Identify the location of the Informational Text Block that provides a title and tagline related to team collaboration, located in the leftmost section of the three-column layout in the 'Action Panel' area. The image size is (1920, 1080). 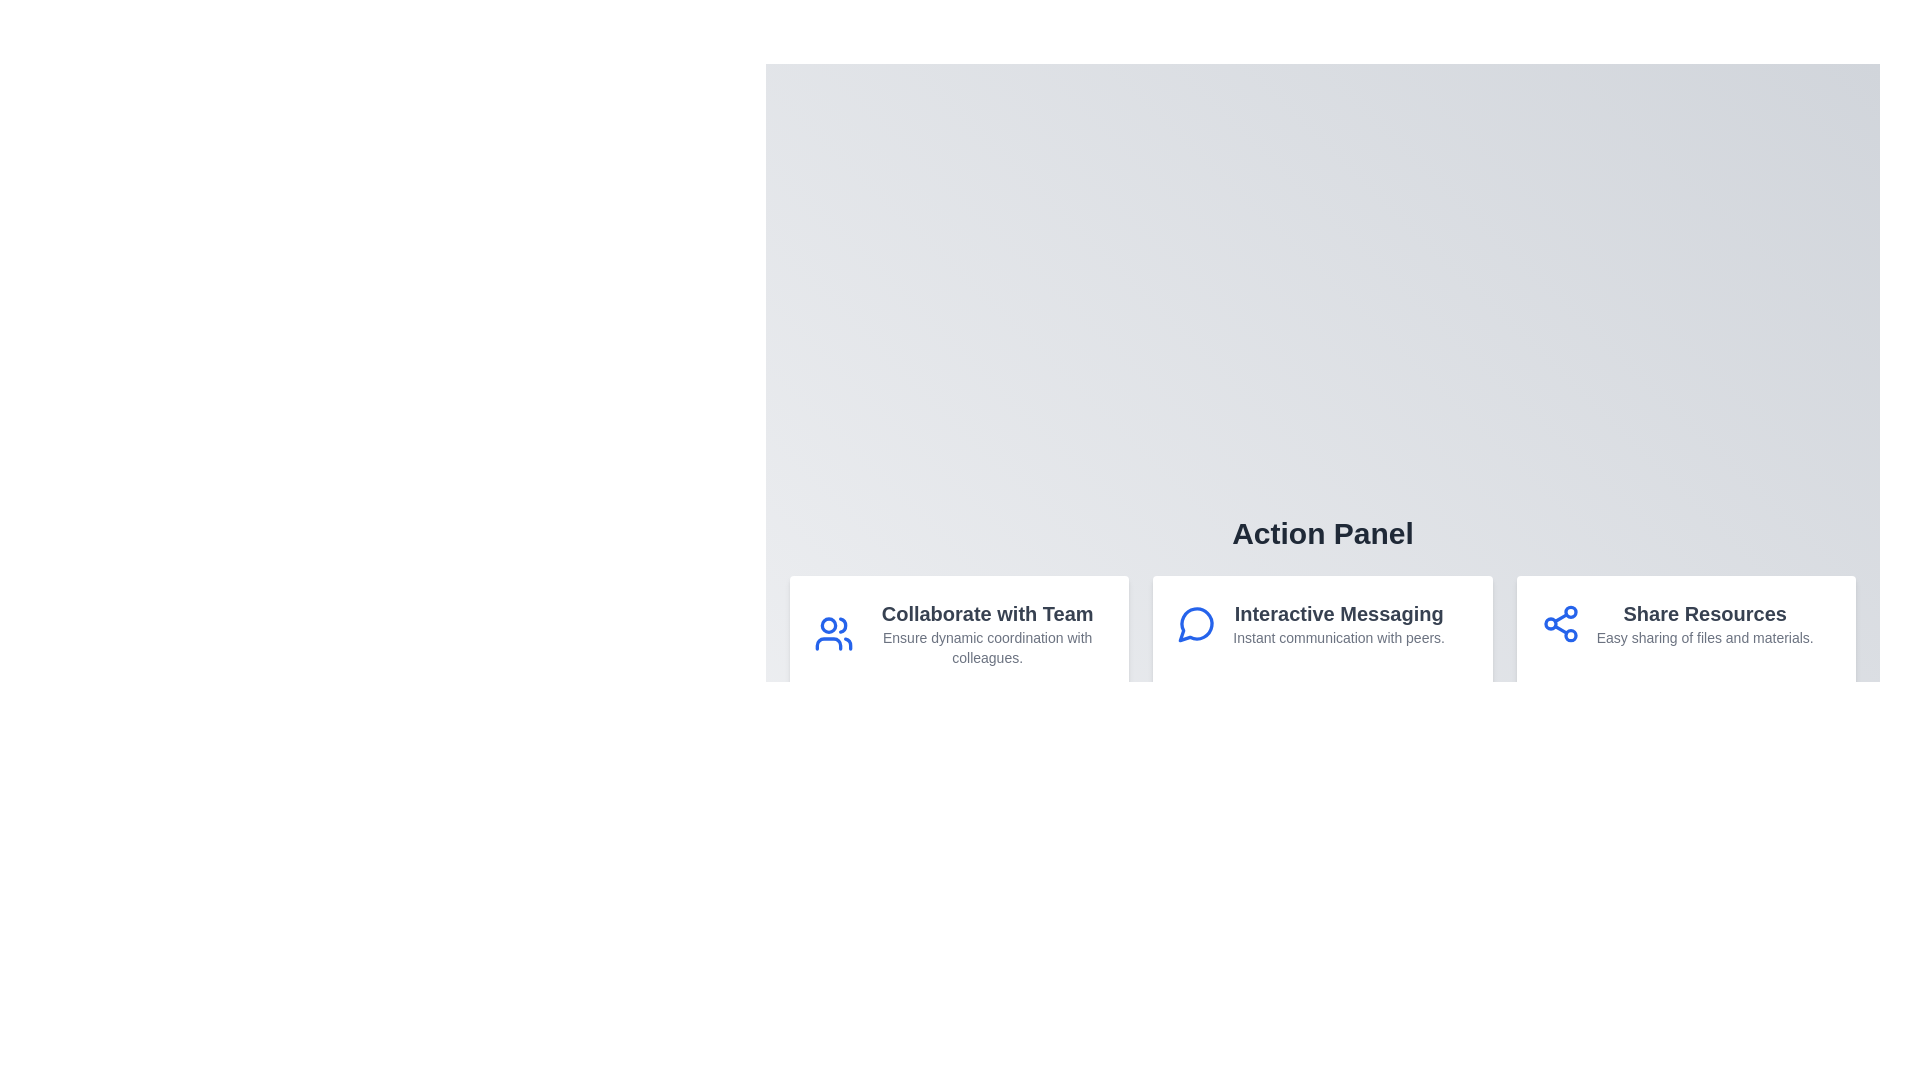
(987, 633).